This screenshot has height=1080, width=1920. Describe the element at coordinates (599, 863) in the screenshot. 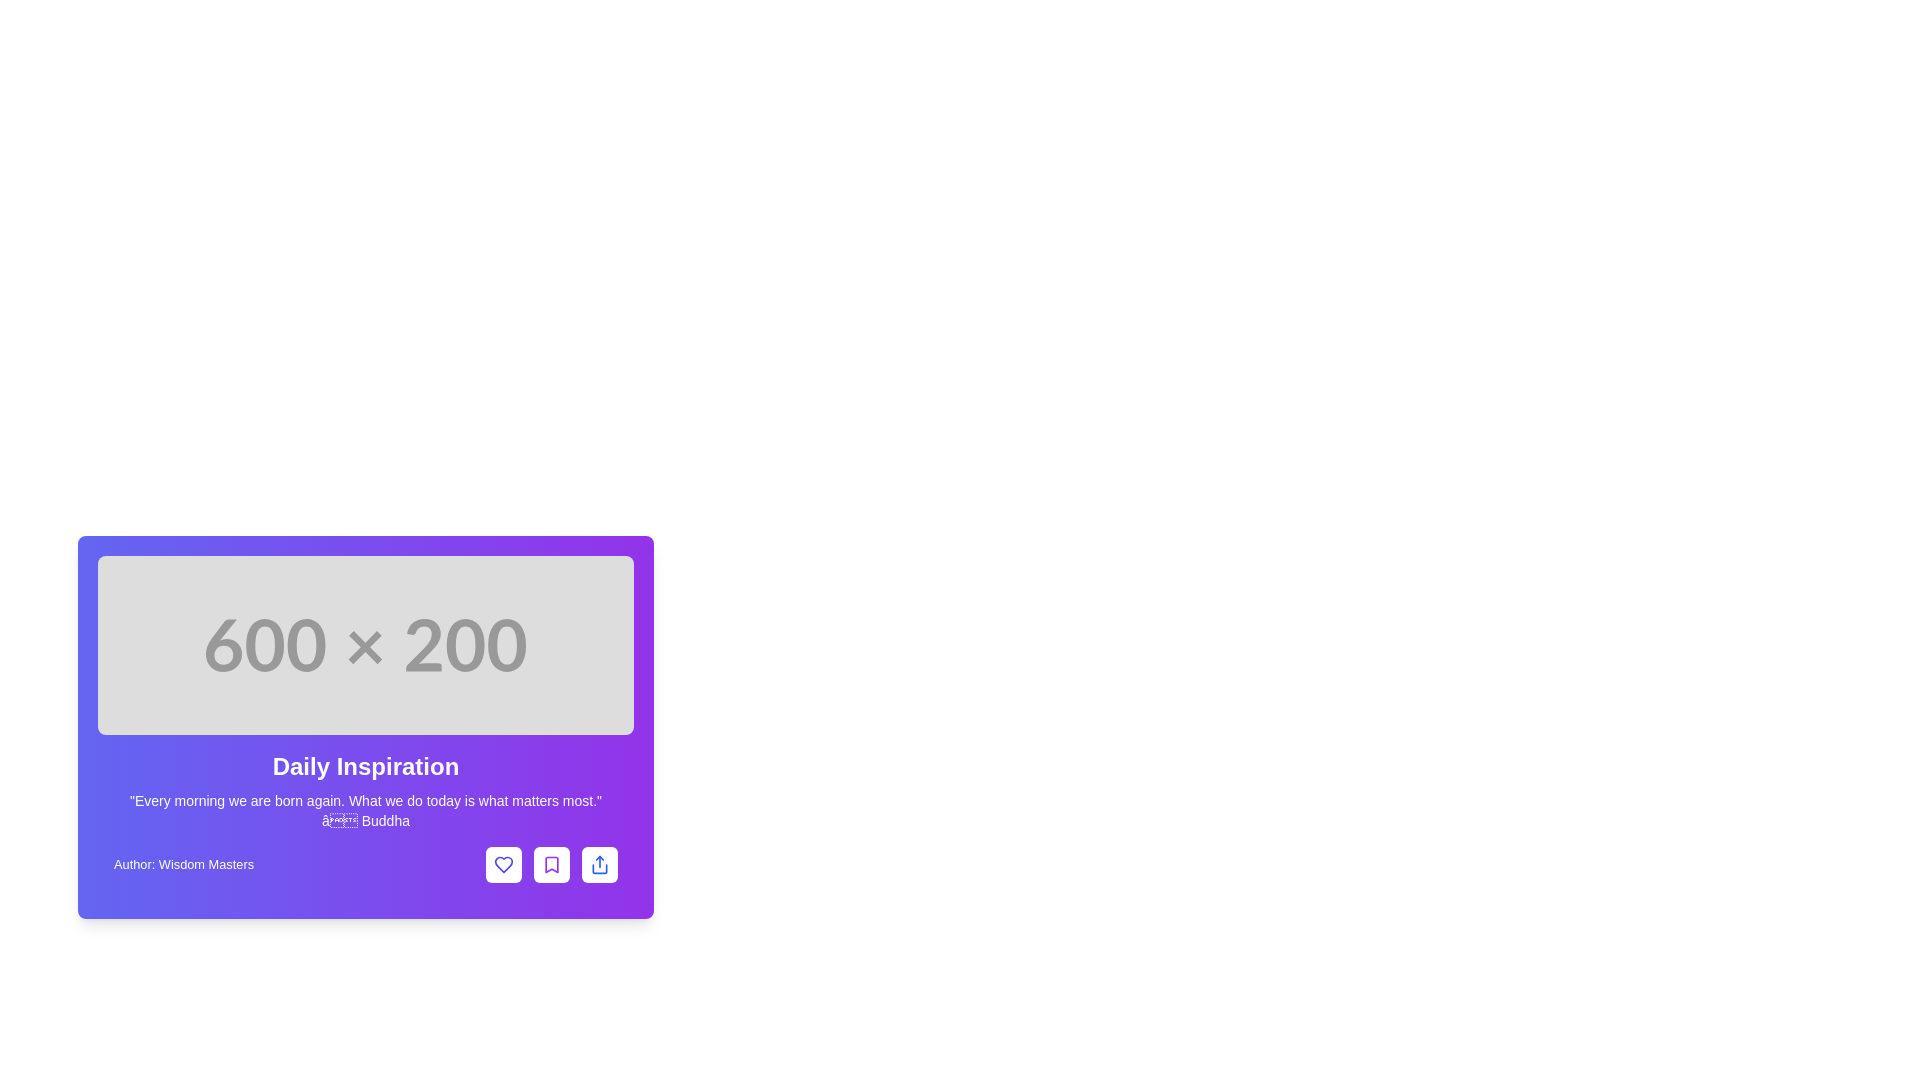

I see `the rightmost icon-based 'share' button within the purple card` at that location.